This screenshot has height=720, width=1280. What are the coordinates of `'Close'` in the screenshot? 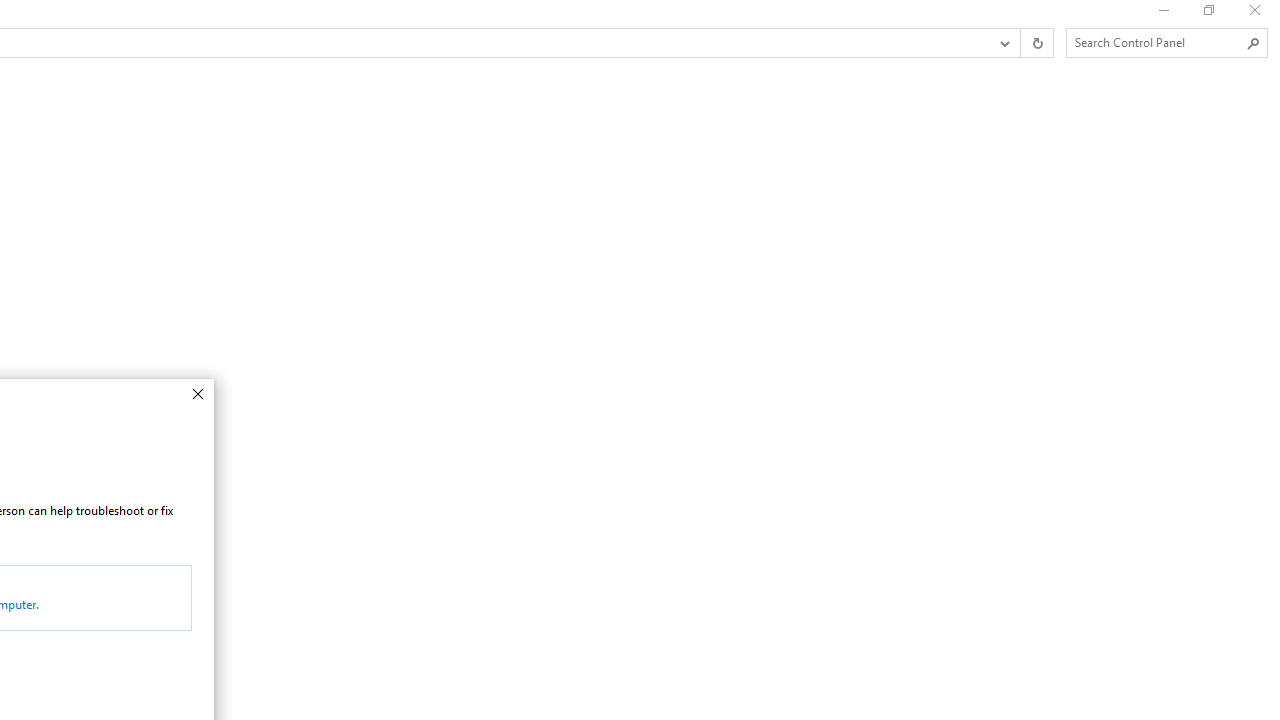 It's located at (197, 394).